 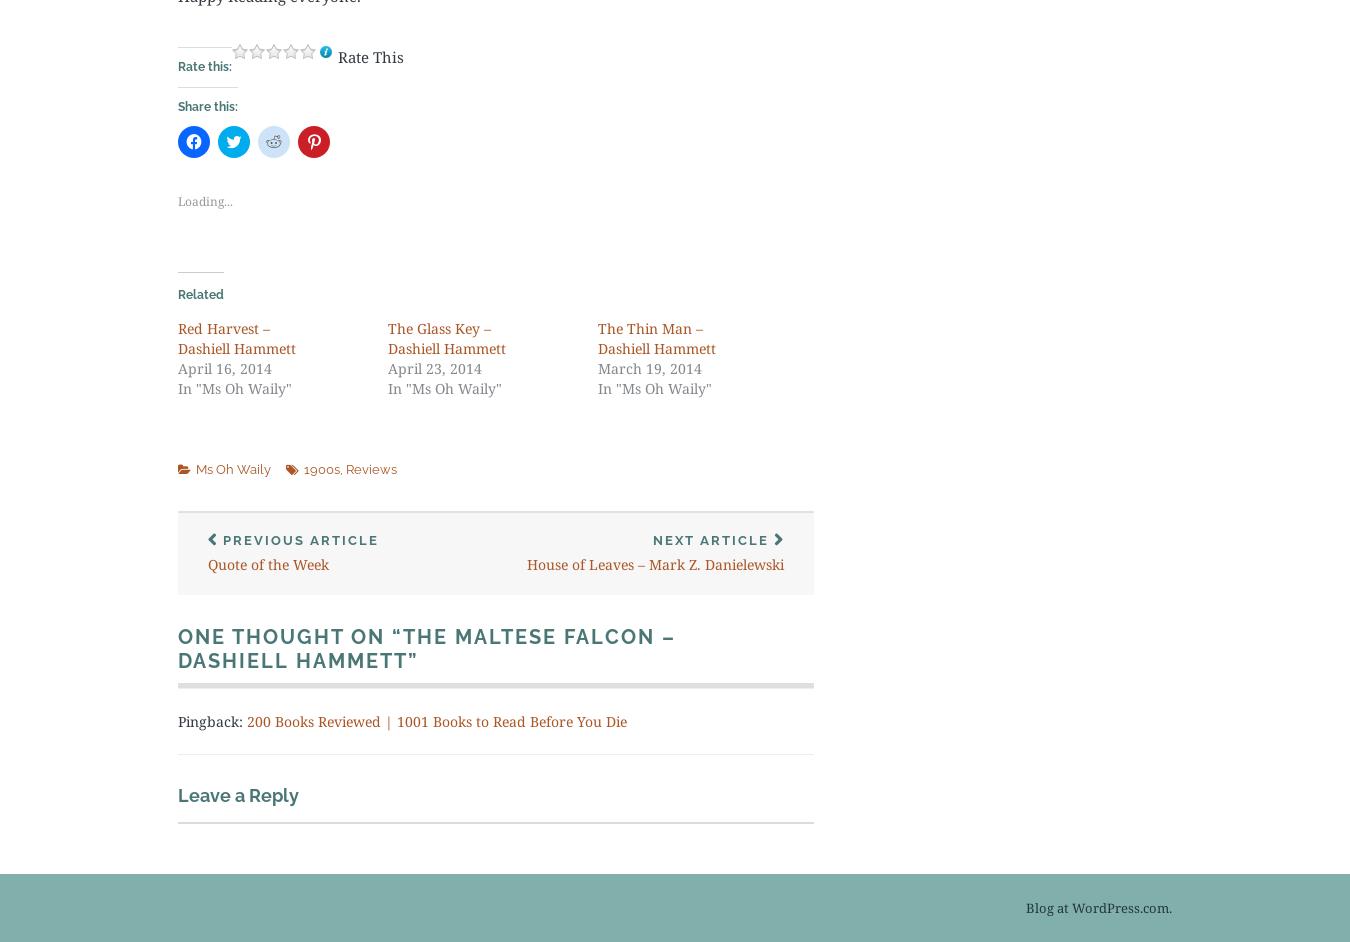 I want to click on 'Reviews', so click(x=371, y=467).